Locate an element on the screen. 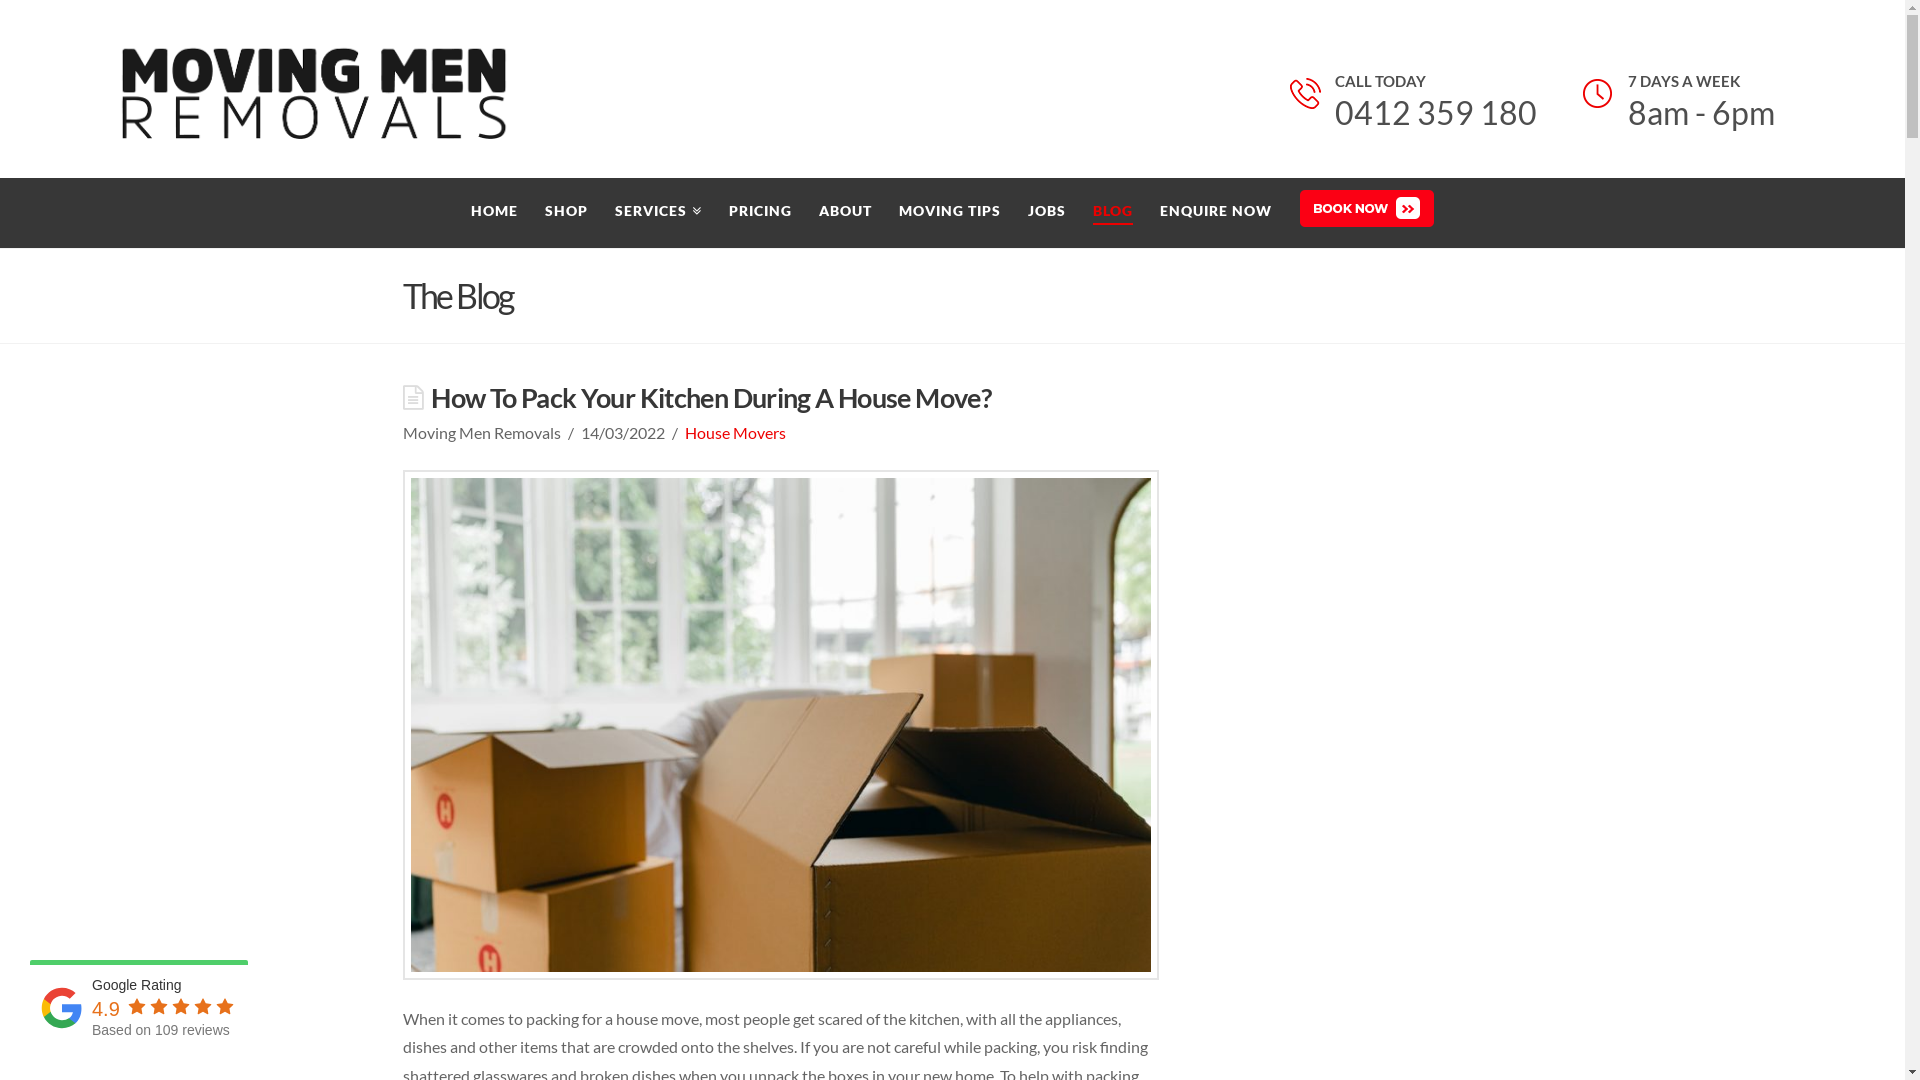  'HOME' is located at coordinates (494, 212).